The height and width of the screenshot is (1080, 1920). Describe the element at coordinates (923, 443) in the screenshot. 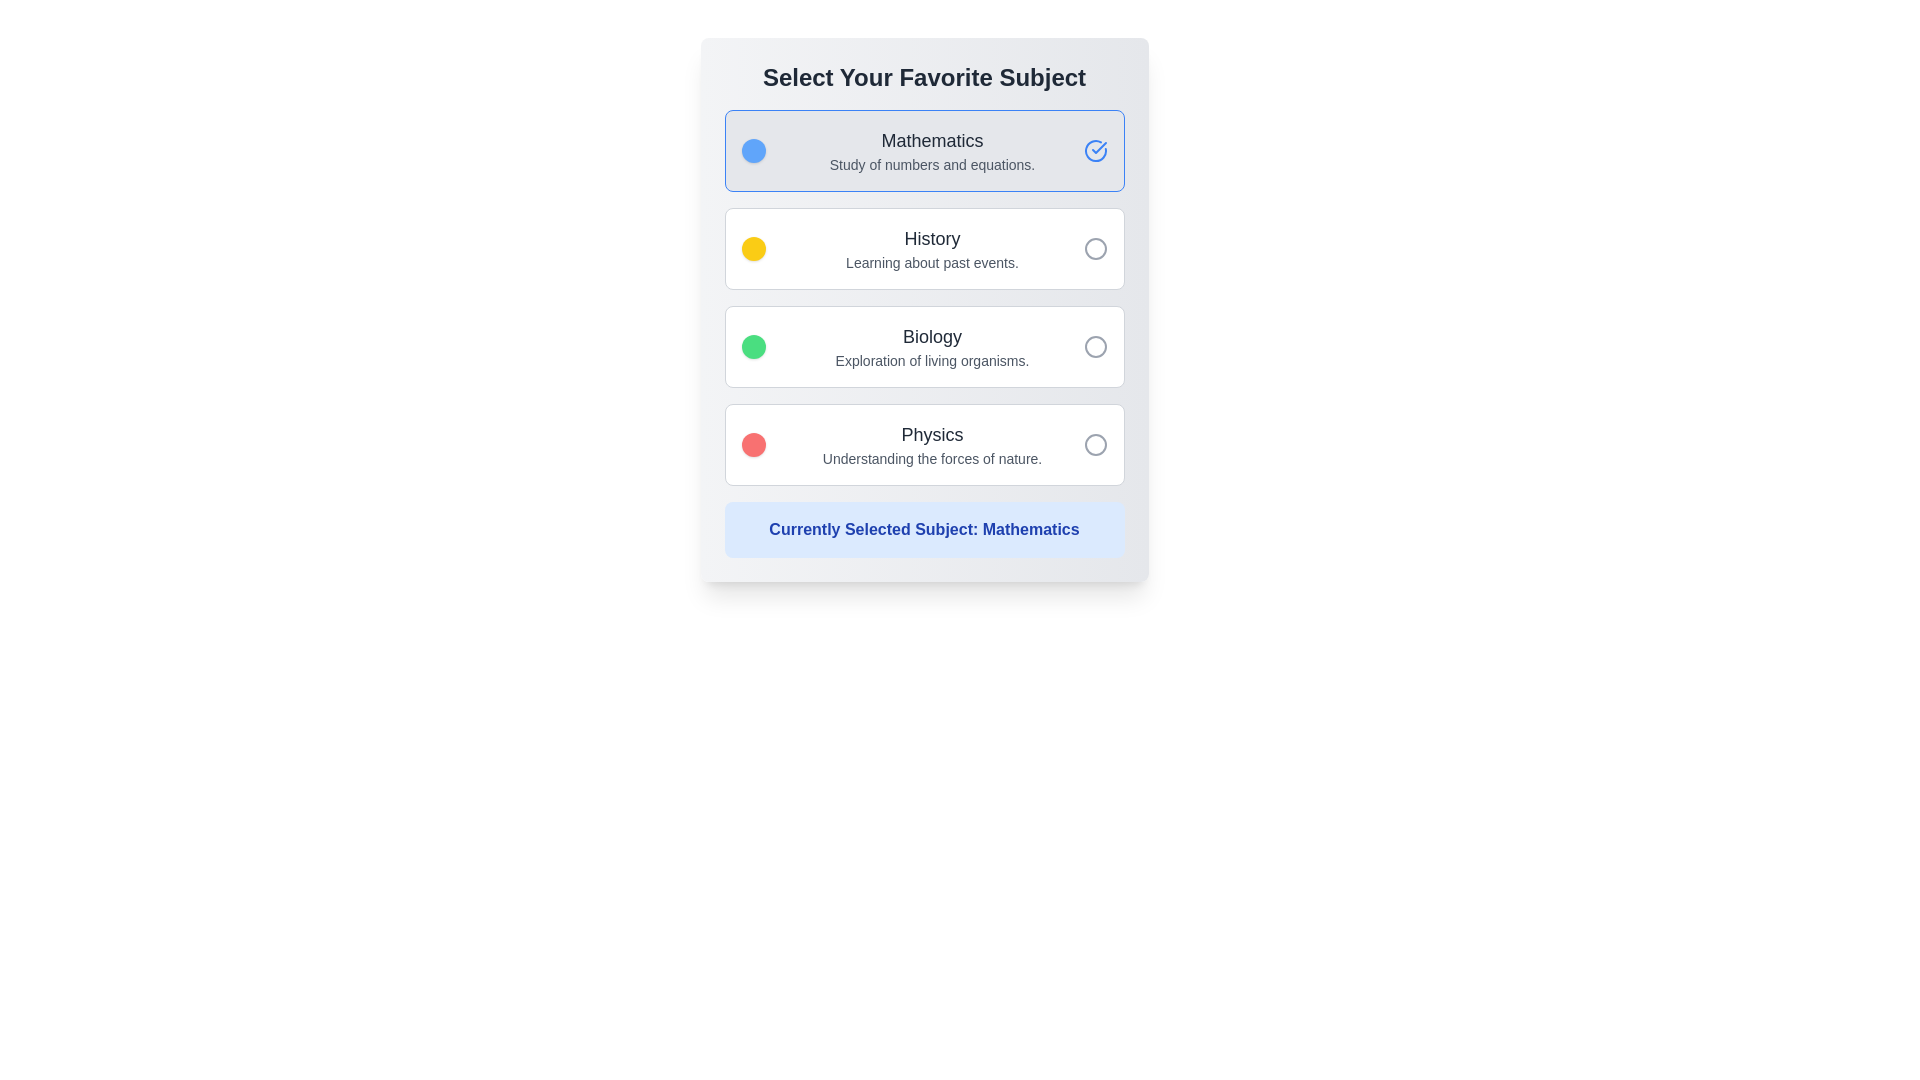

I see `the selectable list item for 'Physics'` at that location.